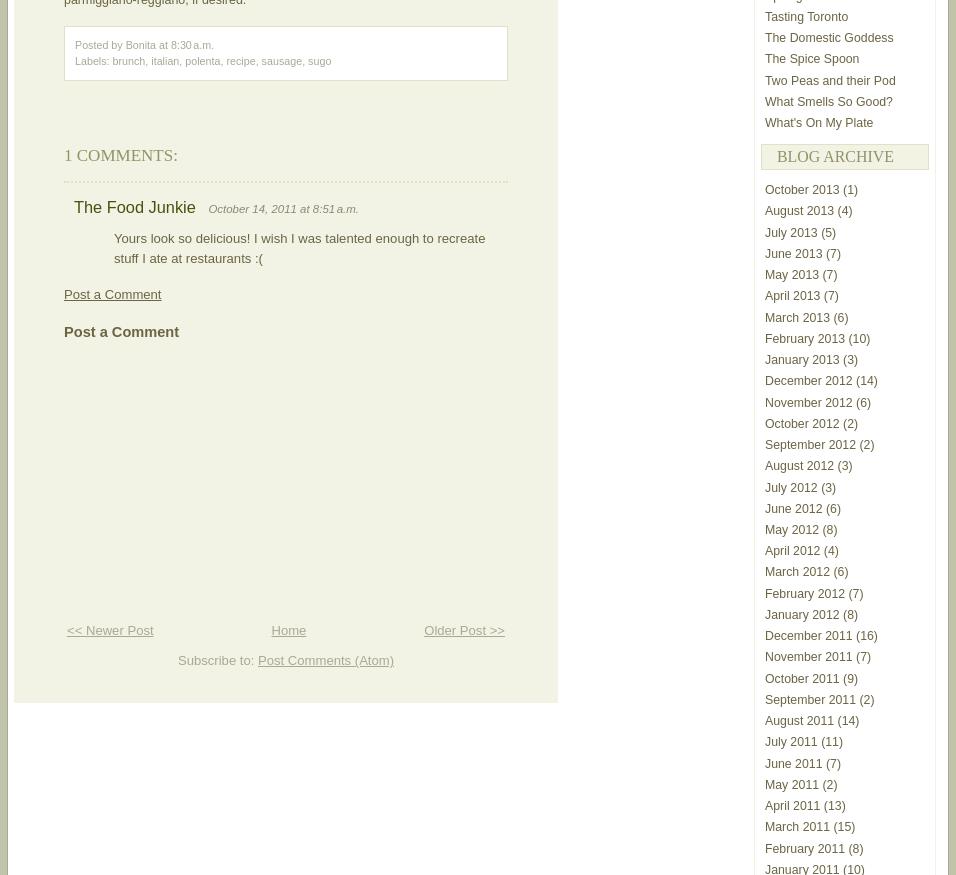 This screenshot has width=956, height=875. Describe the element at coordinates (763, 847) in the screenshot. I see `'February 2011'` at that location.